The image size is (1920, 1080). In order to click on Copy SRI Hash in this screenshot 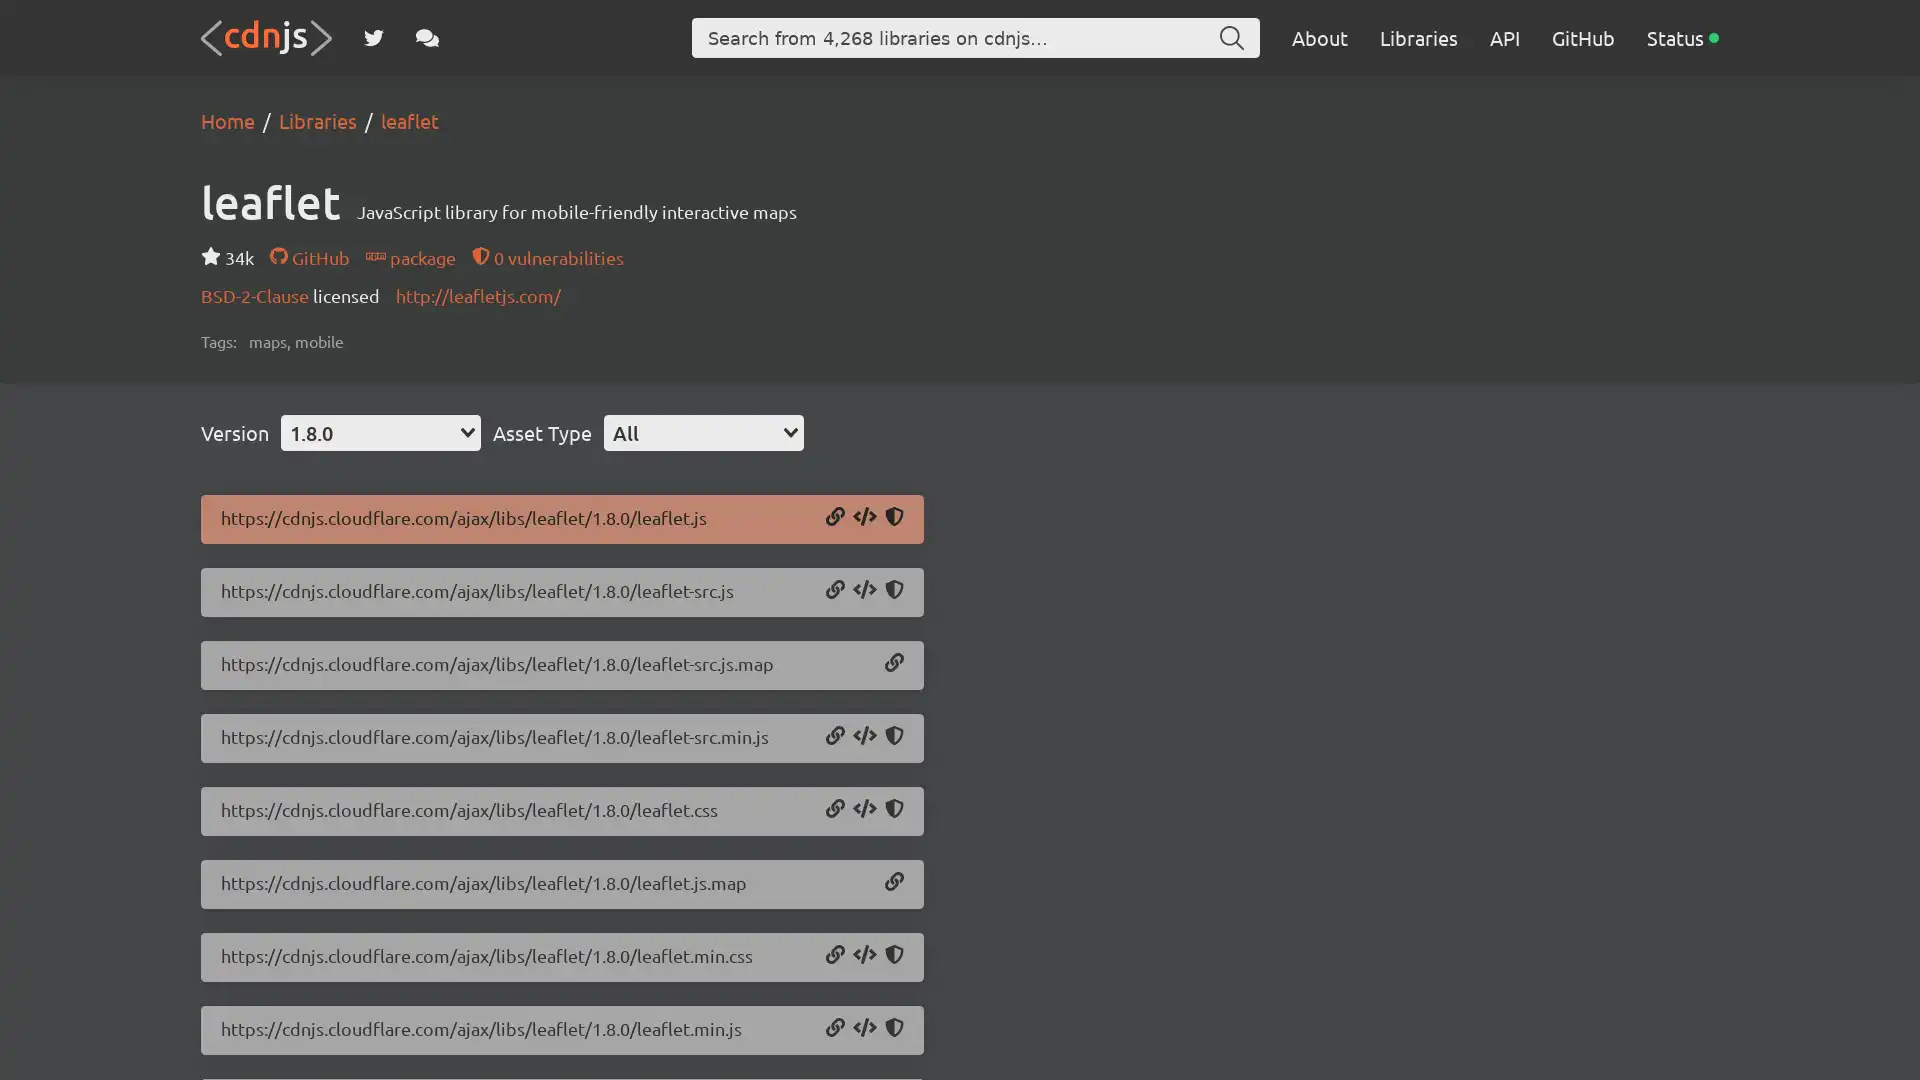, I will do `click(893, 590)`.